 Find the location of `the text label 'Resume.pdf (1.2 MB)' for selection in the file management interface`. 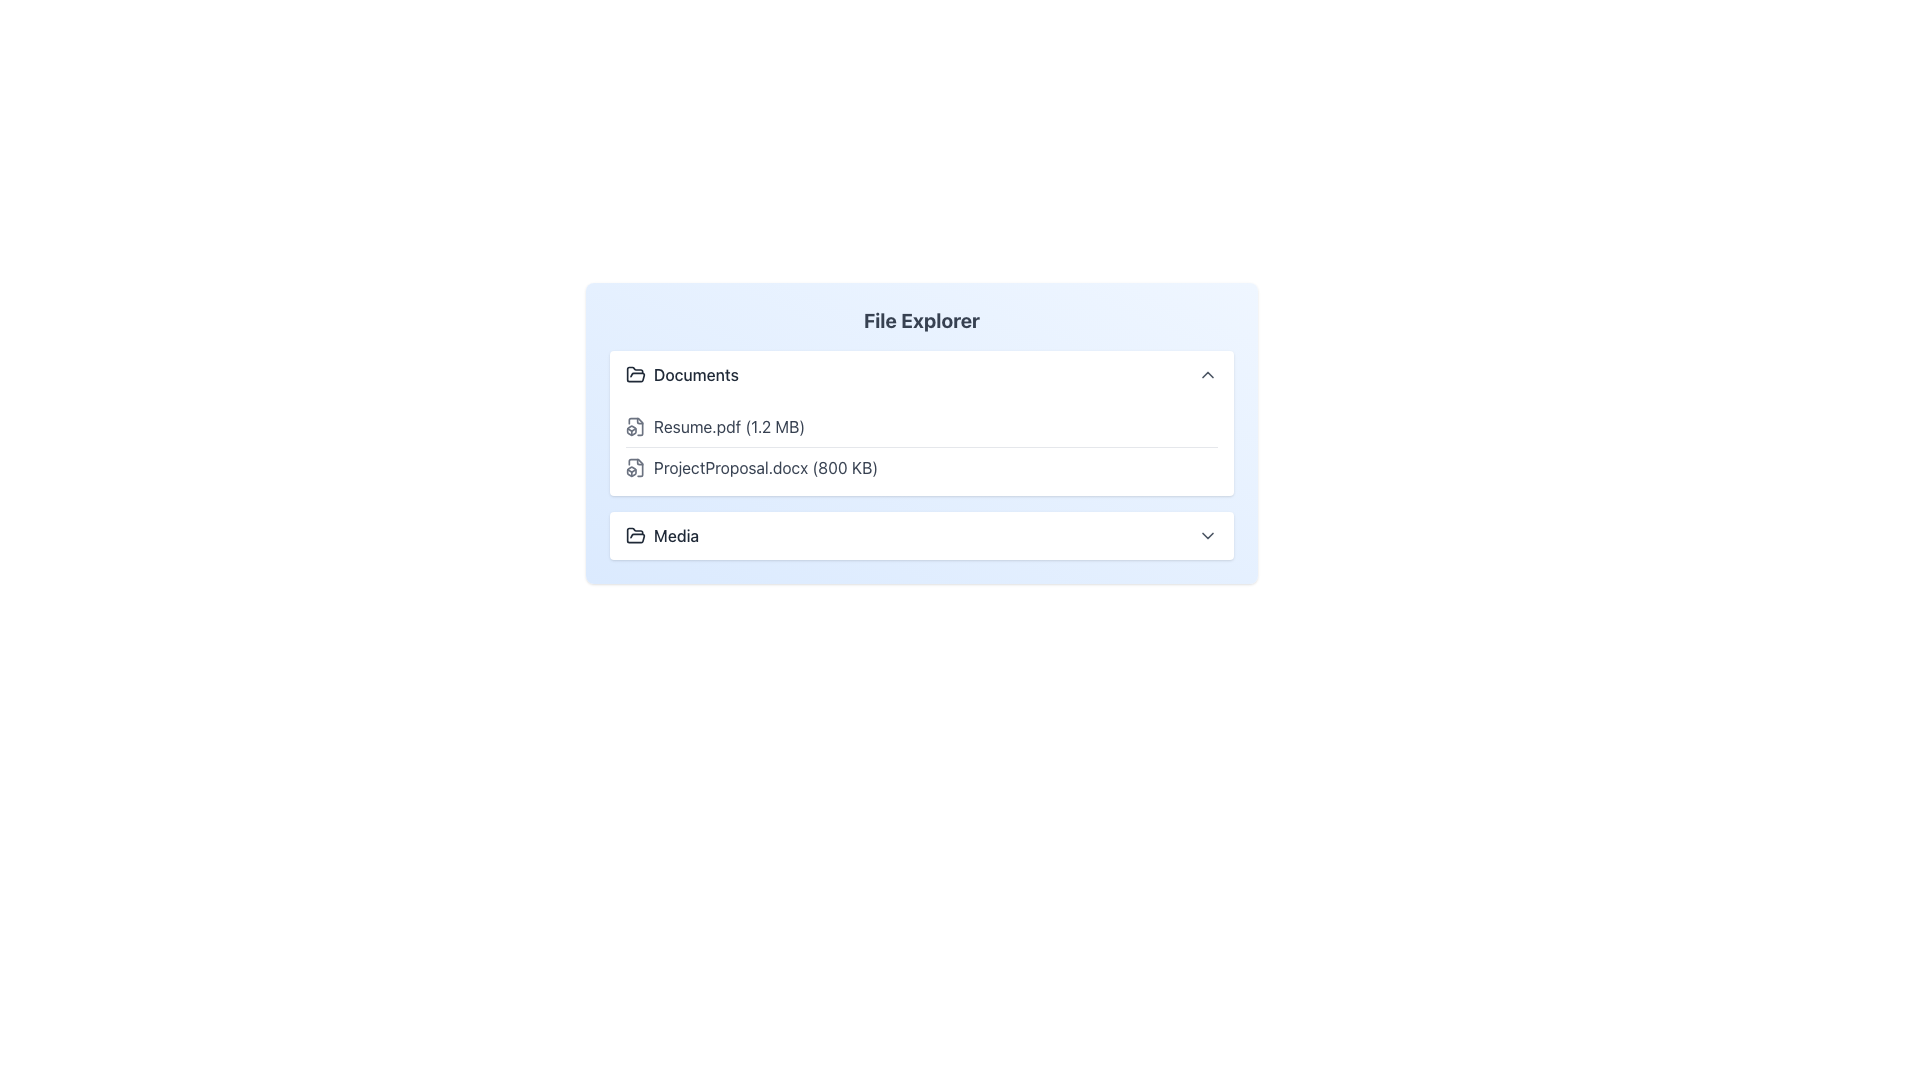

the text label 'Resume.pdf (1.2 MB)' for selection in the file management interface is located at coordinates (728, 426).